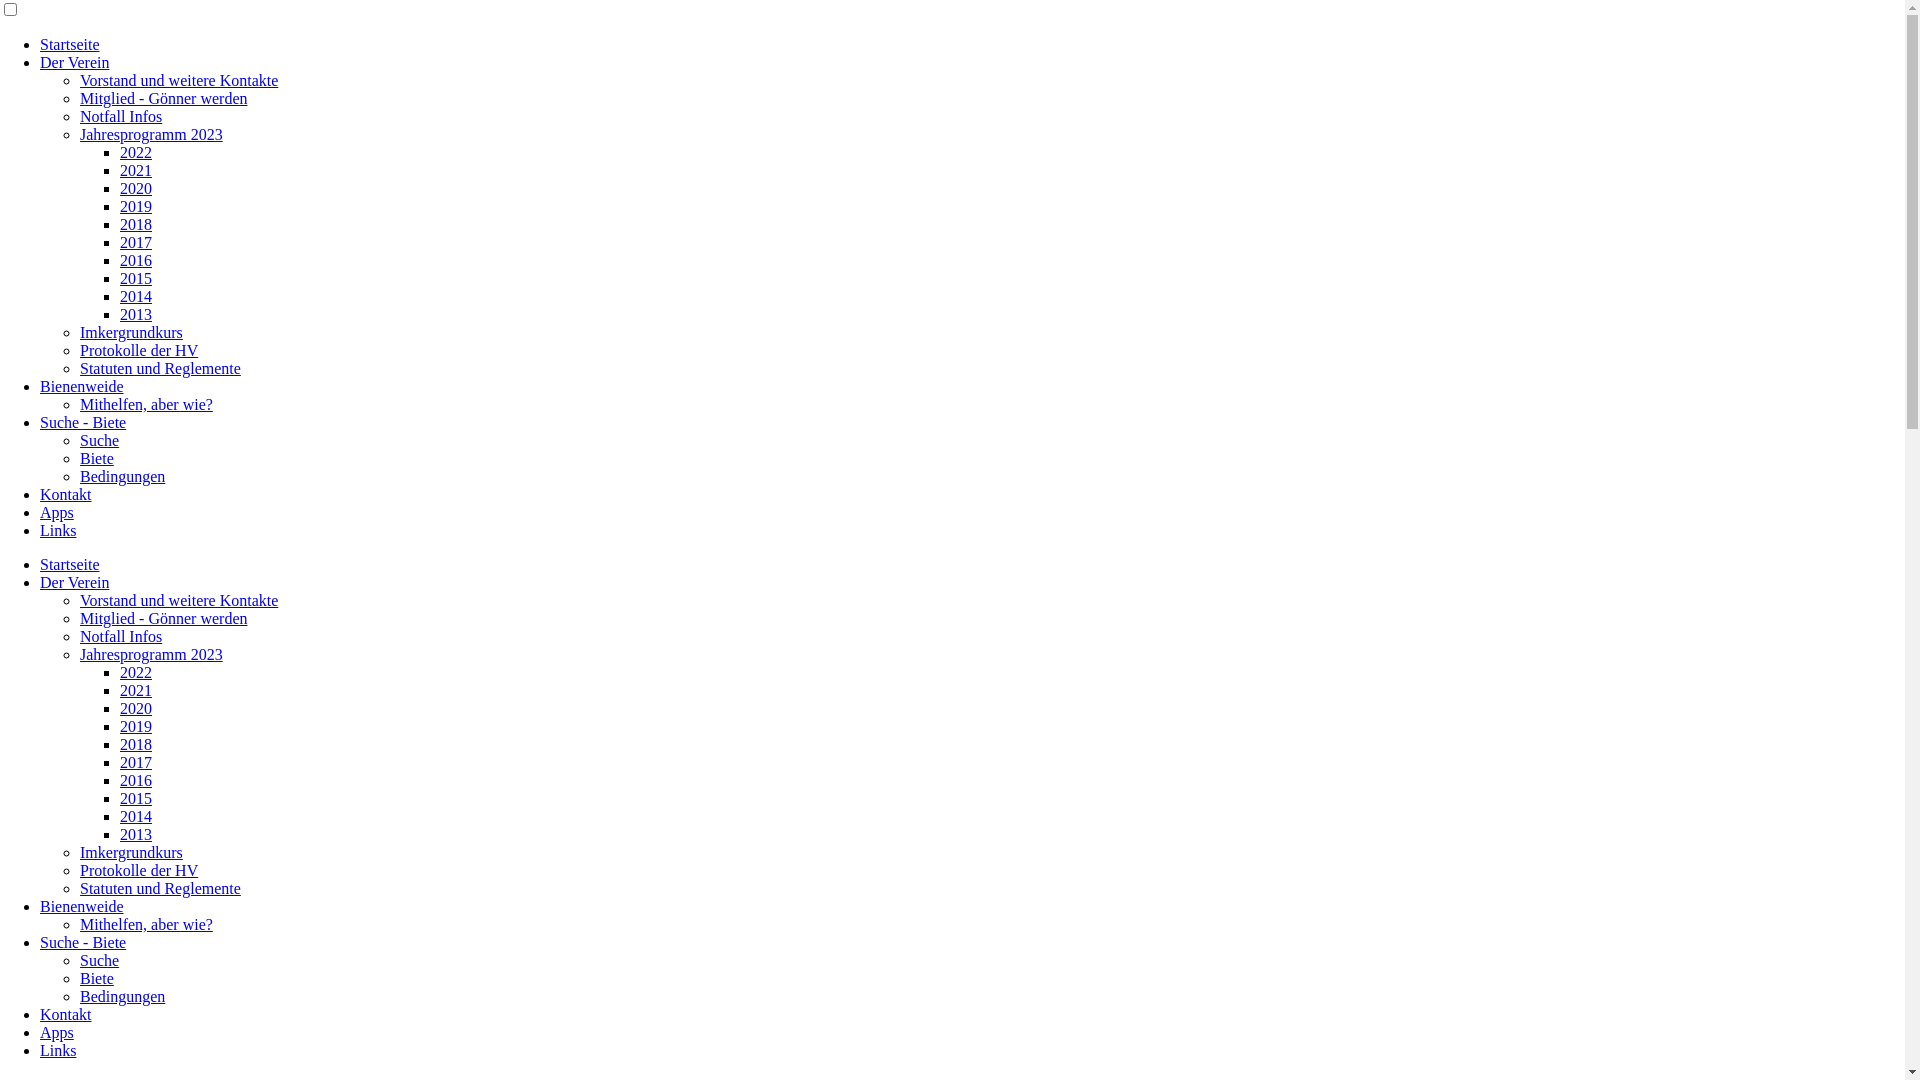 Image resolution: width=1920 pixels, height=1080 pixels. What do you see at coordinates (57, 529) in the screenshot?
I see `'Links'` at bounding box center [57, 529].